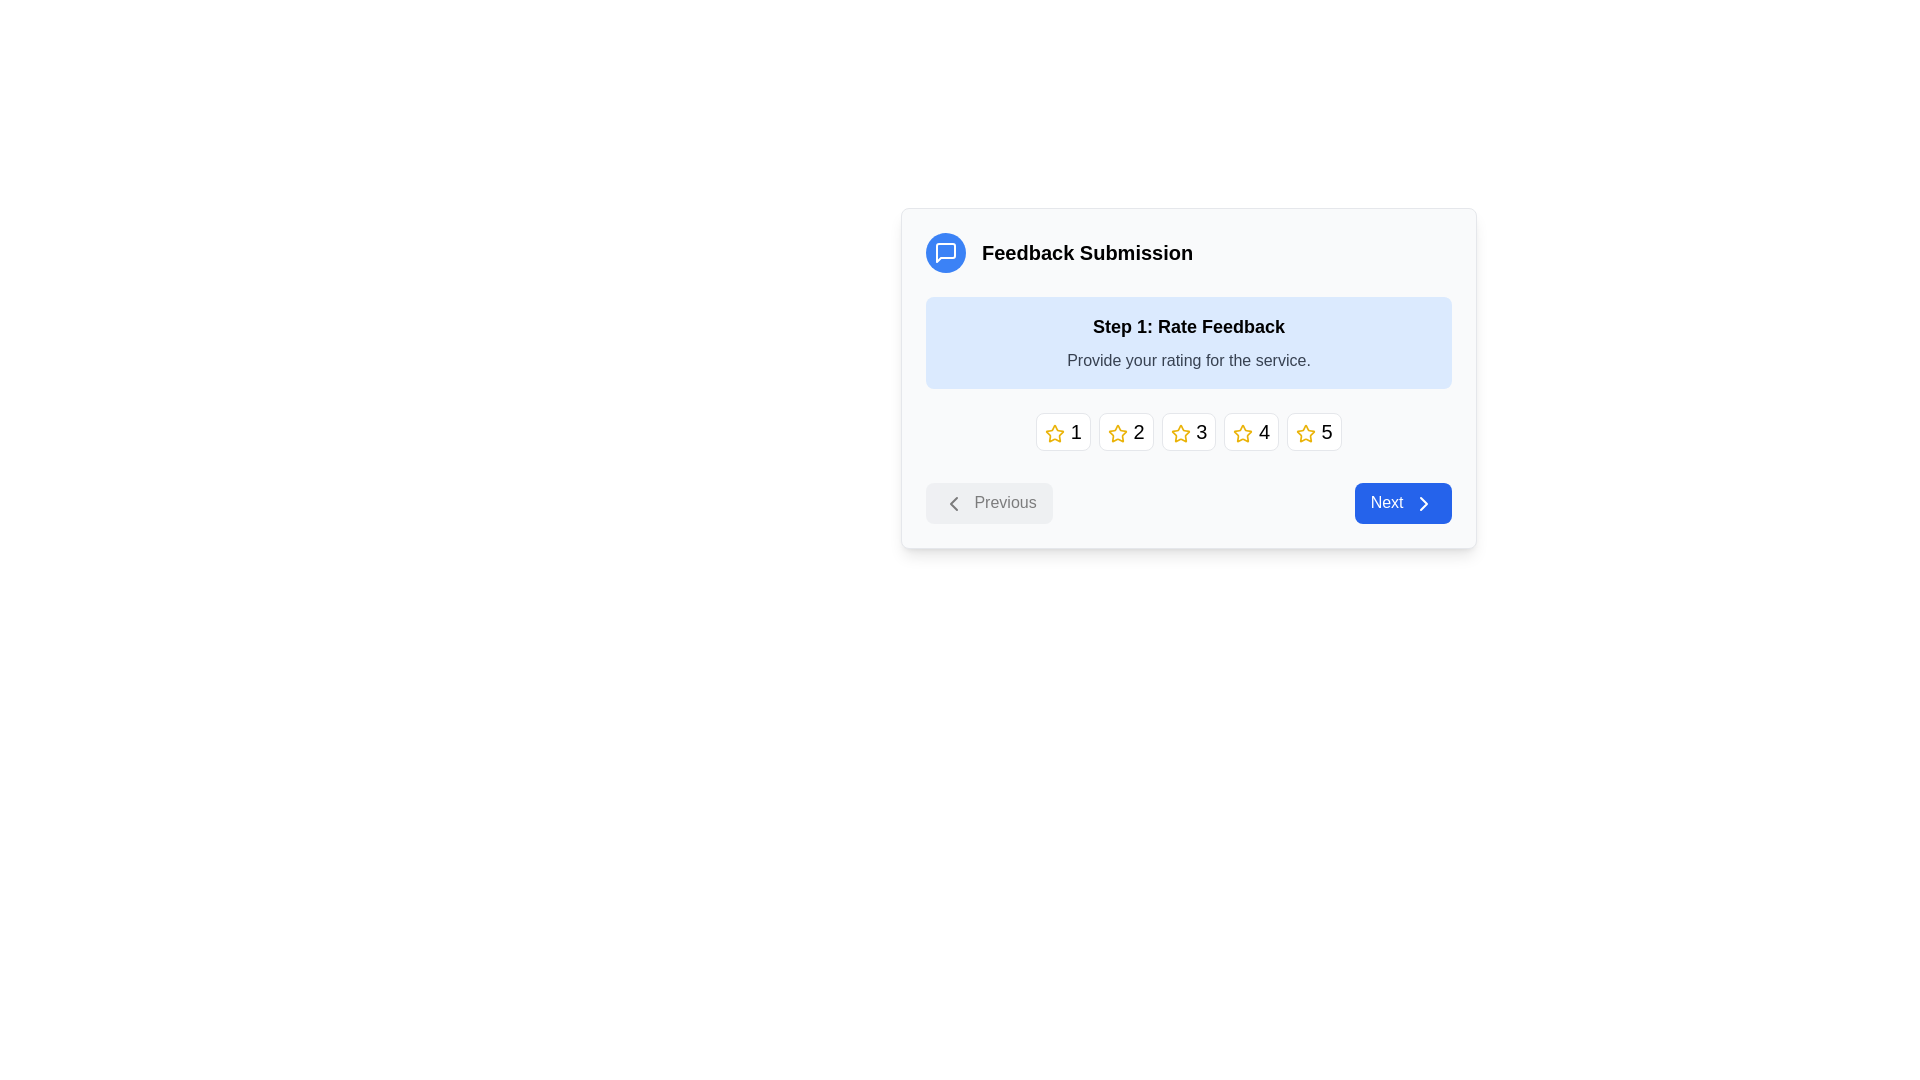 This screenshot has width=1920, height=1080. I want to click on the 'Feedback Submission' label with a blue circular icon on the left, which is positioned above the 'Step 1: Rate Feedback' section, so click(1189, 252).